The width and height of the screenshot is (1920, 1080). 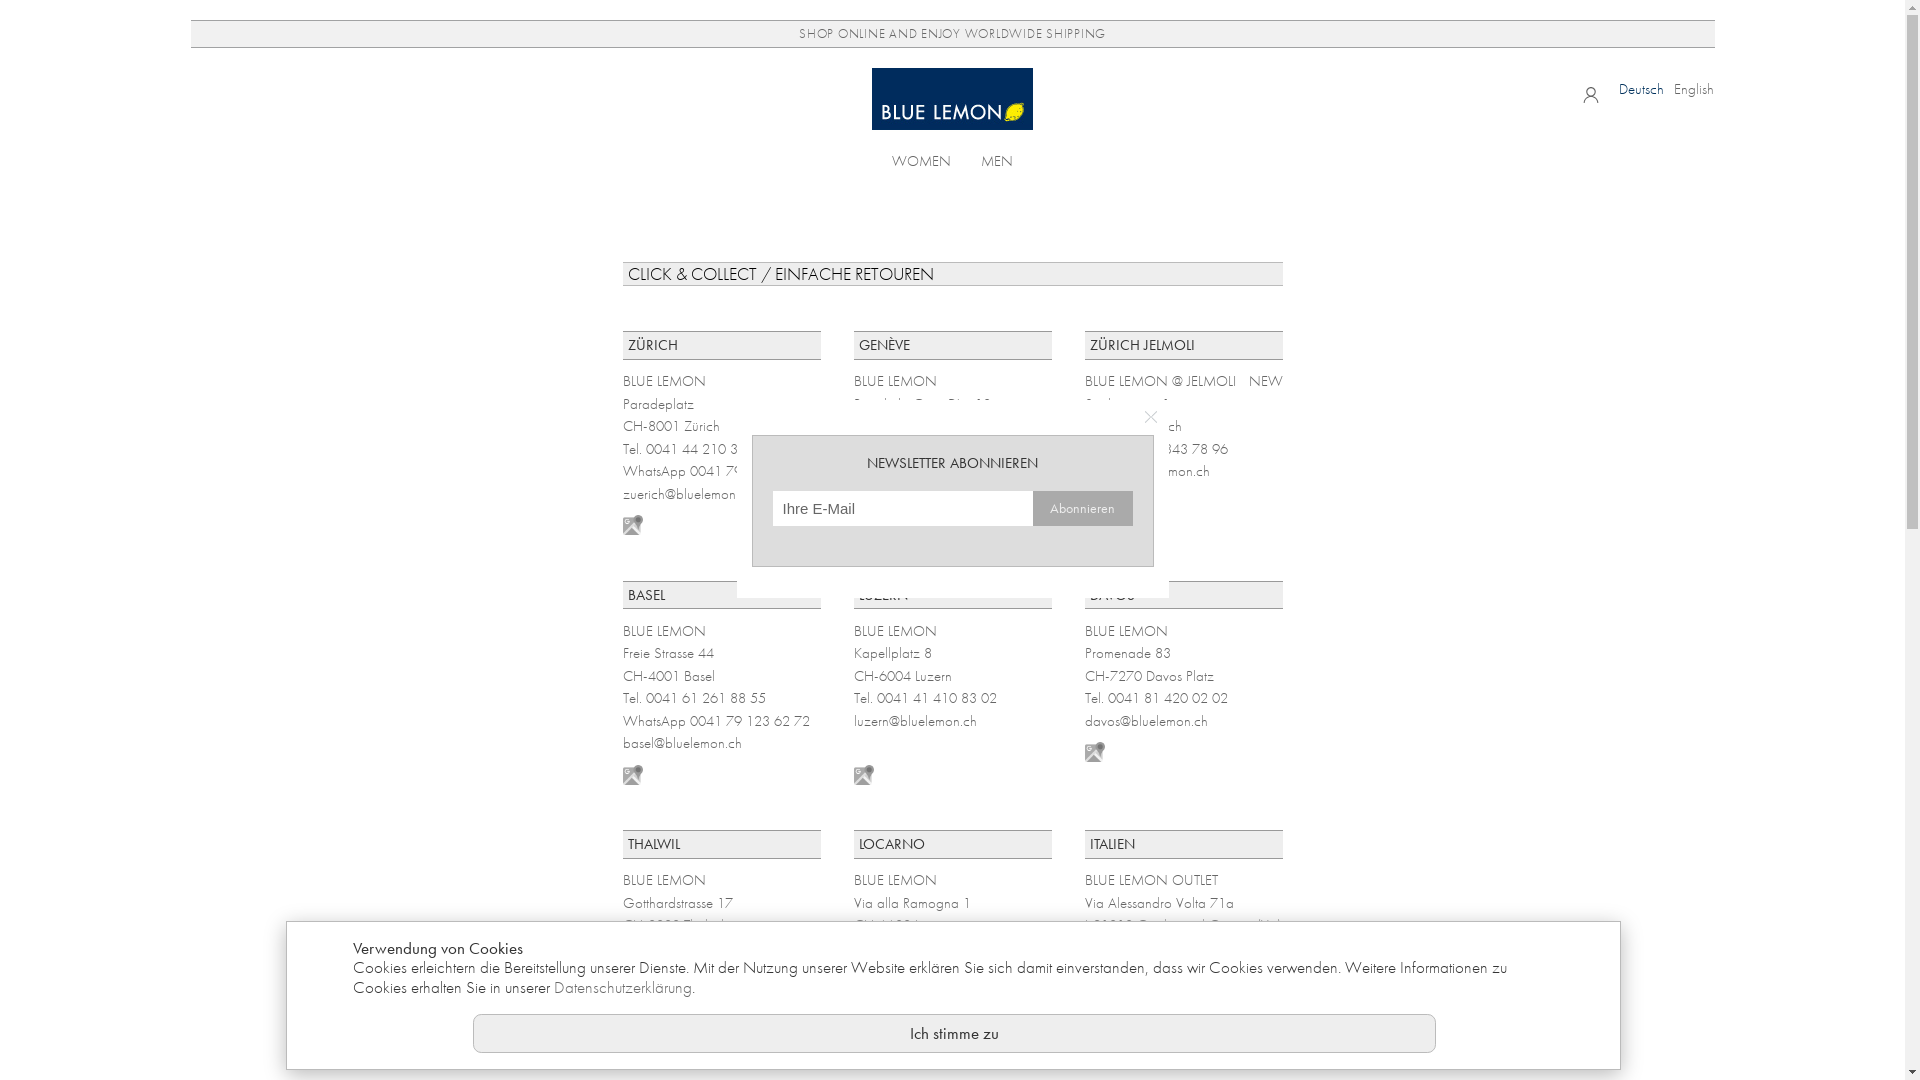 What do you see at coordinates (1146, 470) in the screenshot?
I see `'jelmoli@bluelemon.ch'` at bounding box center [1146, 470].